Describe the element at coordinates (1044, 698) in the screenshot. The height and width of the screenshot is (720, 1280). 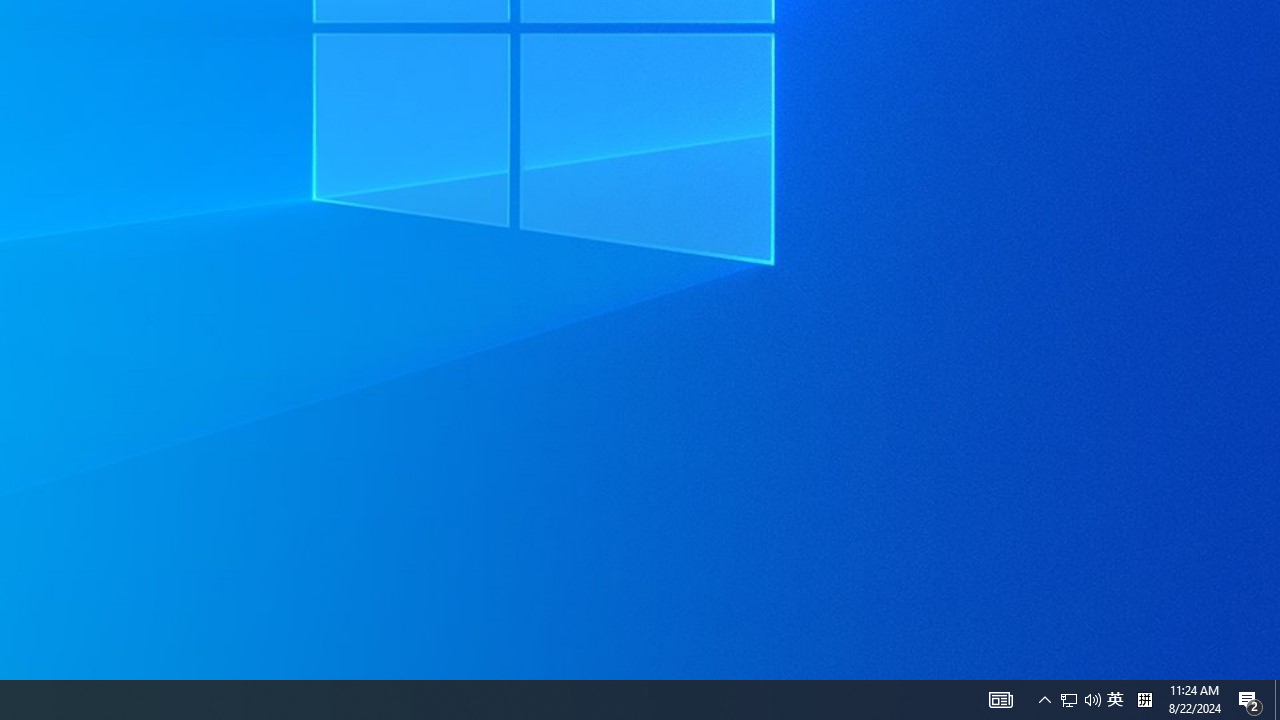
I see `'Notification Chevron'` at that location.